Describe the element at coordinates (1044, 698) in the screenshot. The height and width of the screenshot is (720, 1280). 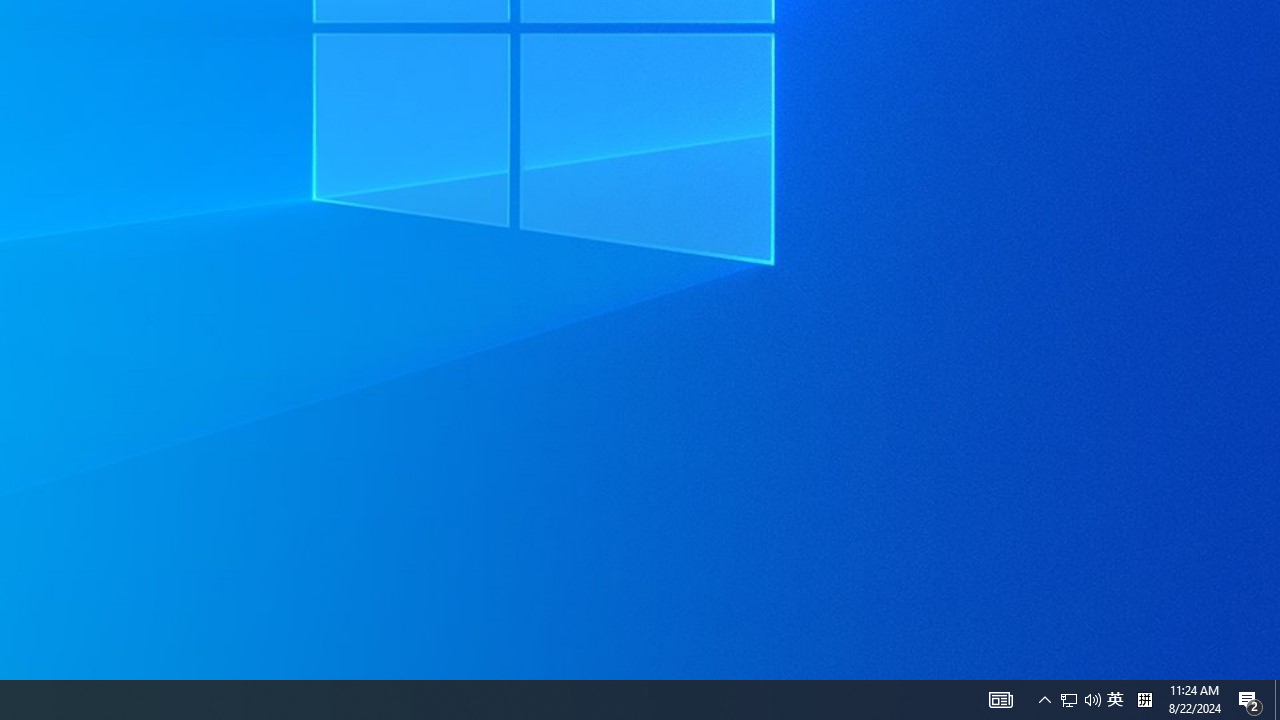
I see `'Notification Chevron'` at that location.